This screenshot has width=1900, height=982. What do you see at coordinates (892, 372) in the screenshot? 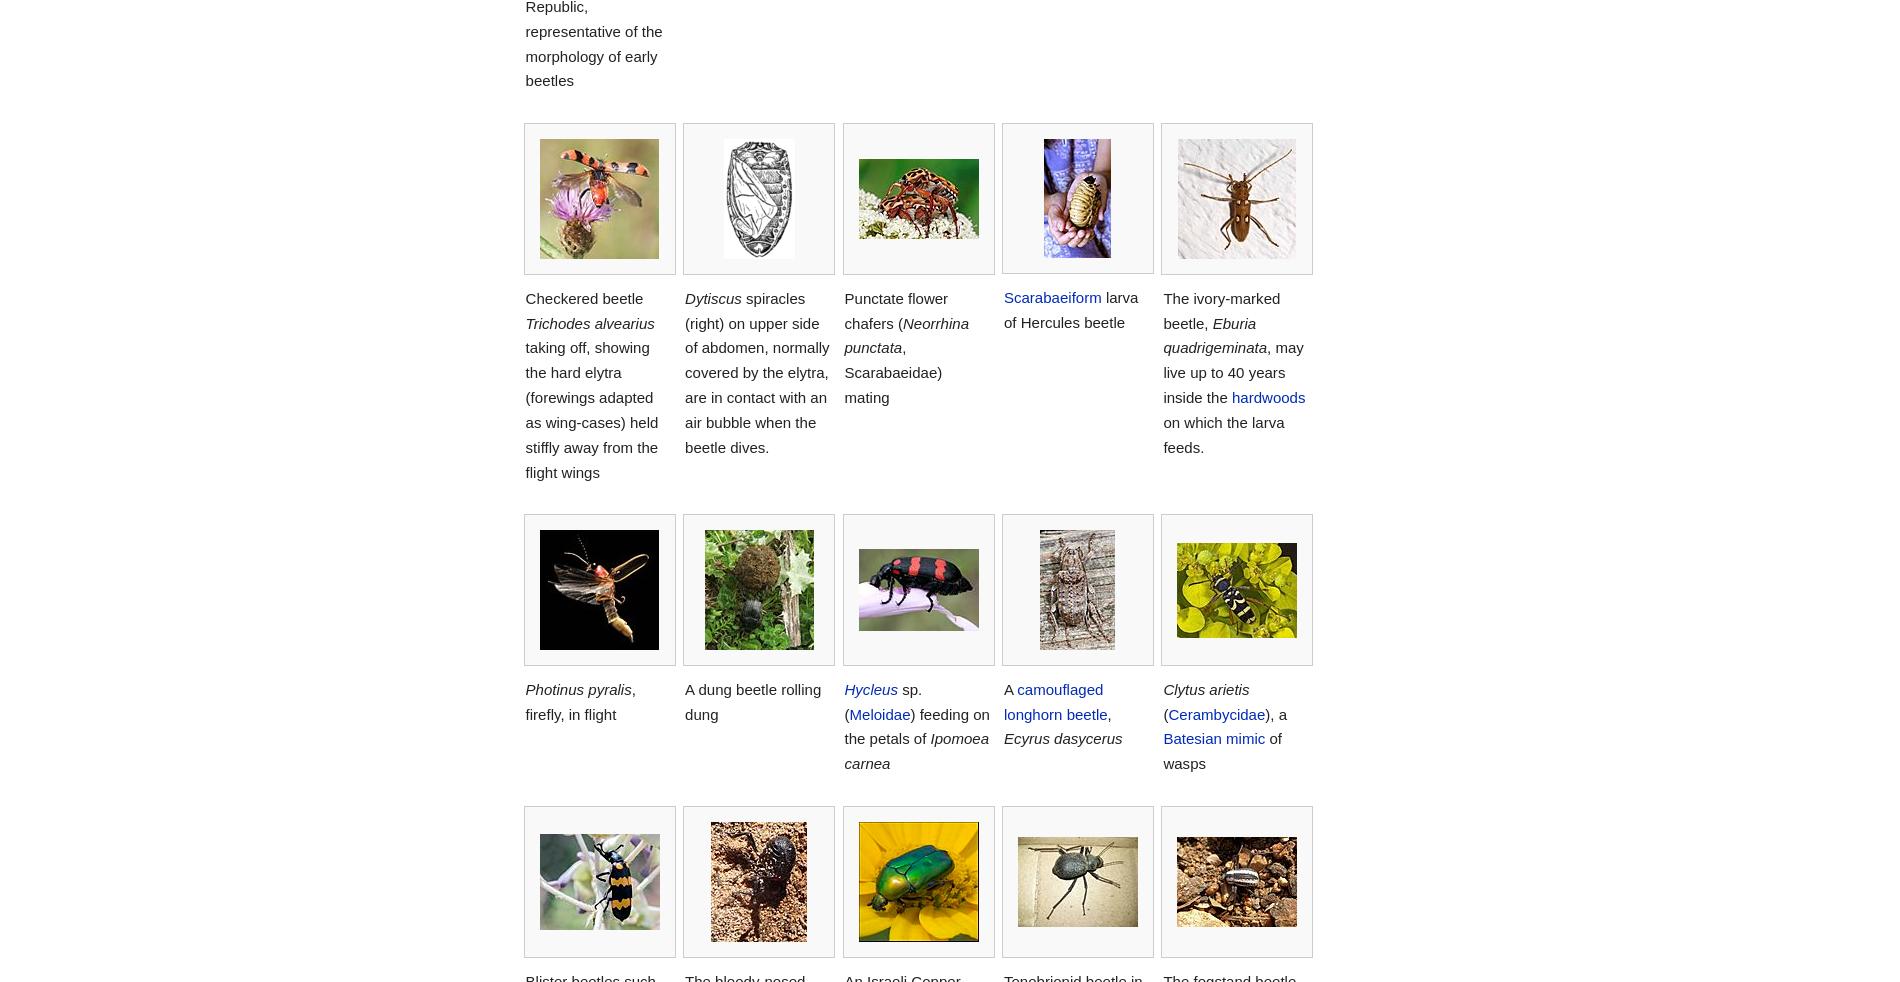
I see `', Scarabaeidae) mating'` at bounding box center [892, 372].